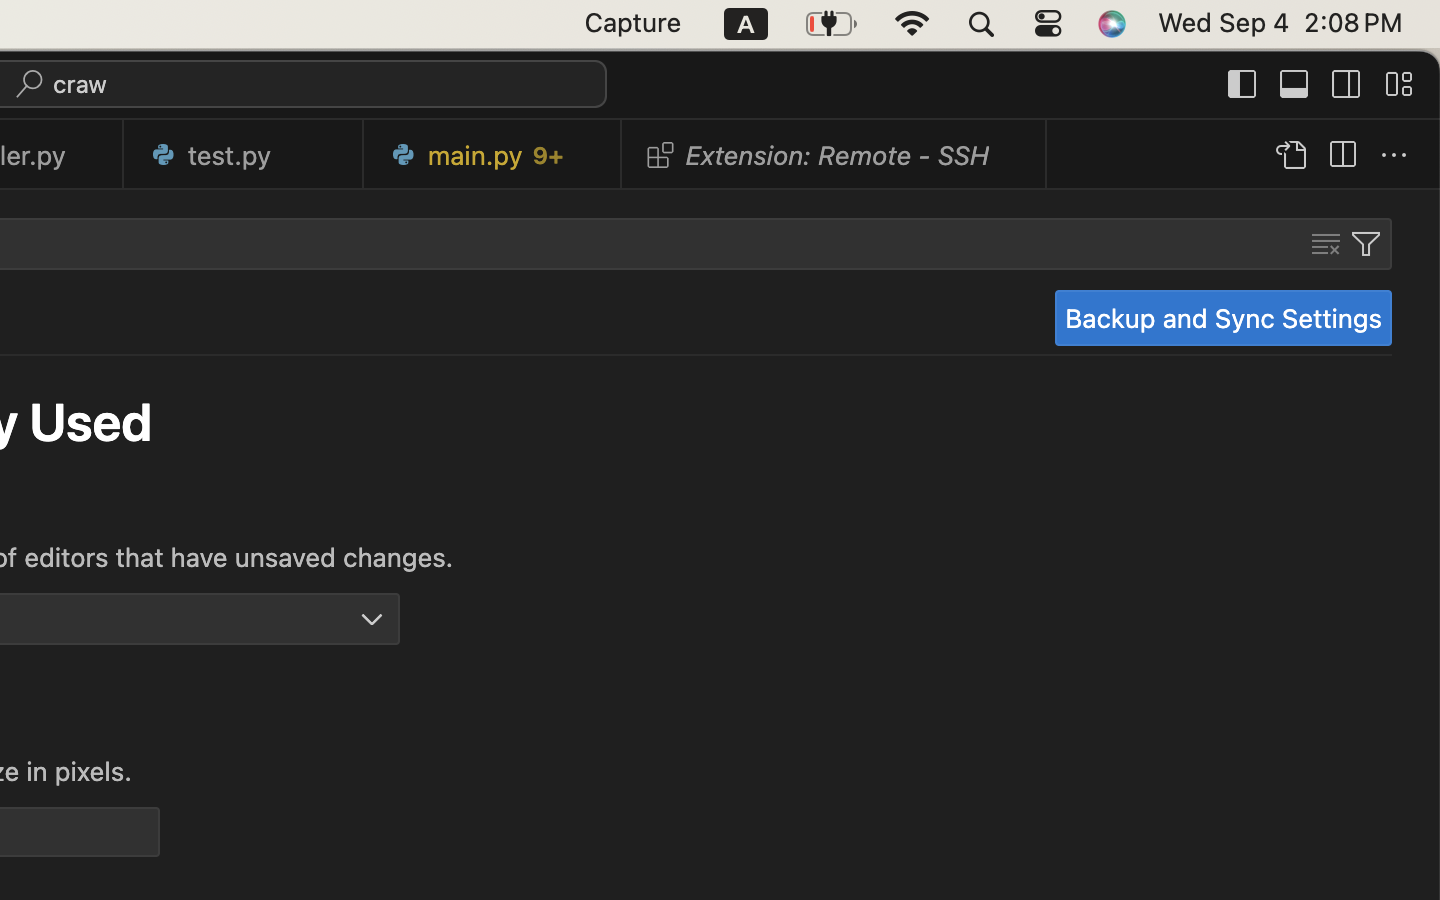 Image resolution: width=1440 pixels, height=900 pixels. What do you see at coordinates (1324, 242) in the screenshot?
I see `''` at bounding box center [1324, 242].